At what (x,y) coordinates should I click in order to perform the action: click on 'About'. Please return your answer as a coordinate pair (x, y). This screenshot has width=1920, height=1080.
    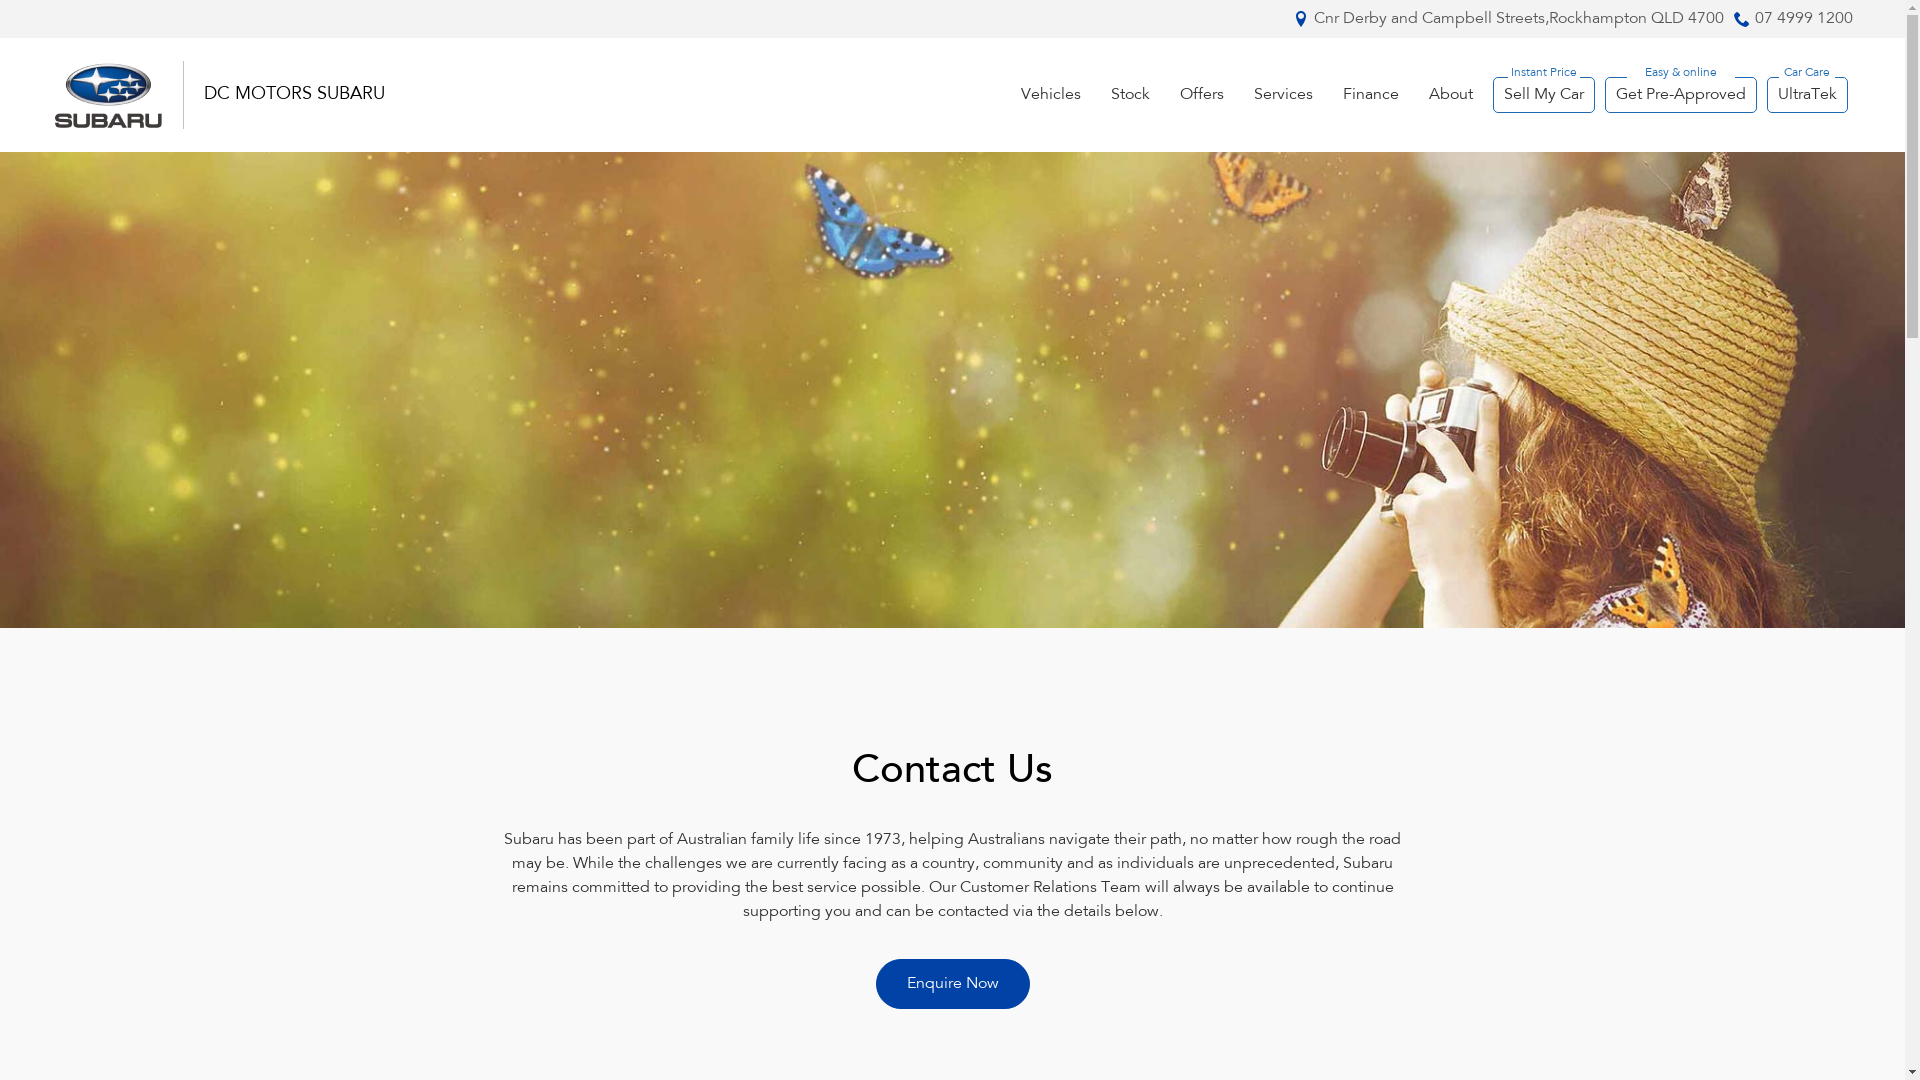
    Looking at the image, I should click on (1450, 95).